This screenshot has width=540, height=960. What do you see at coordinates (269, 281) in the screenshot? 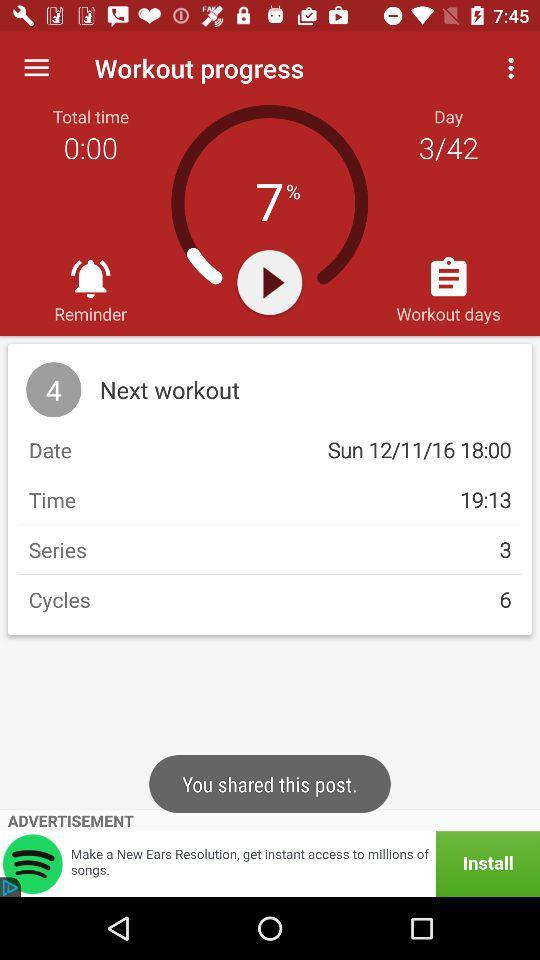
I see `start timer` at bounding box center [269, 281].